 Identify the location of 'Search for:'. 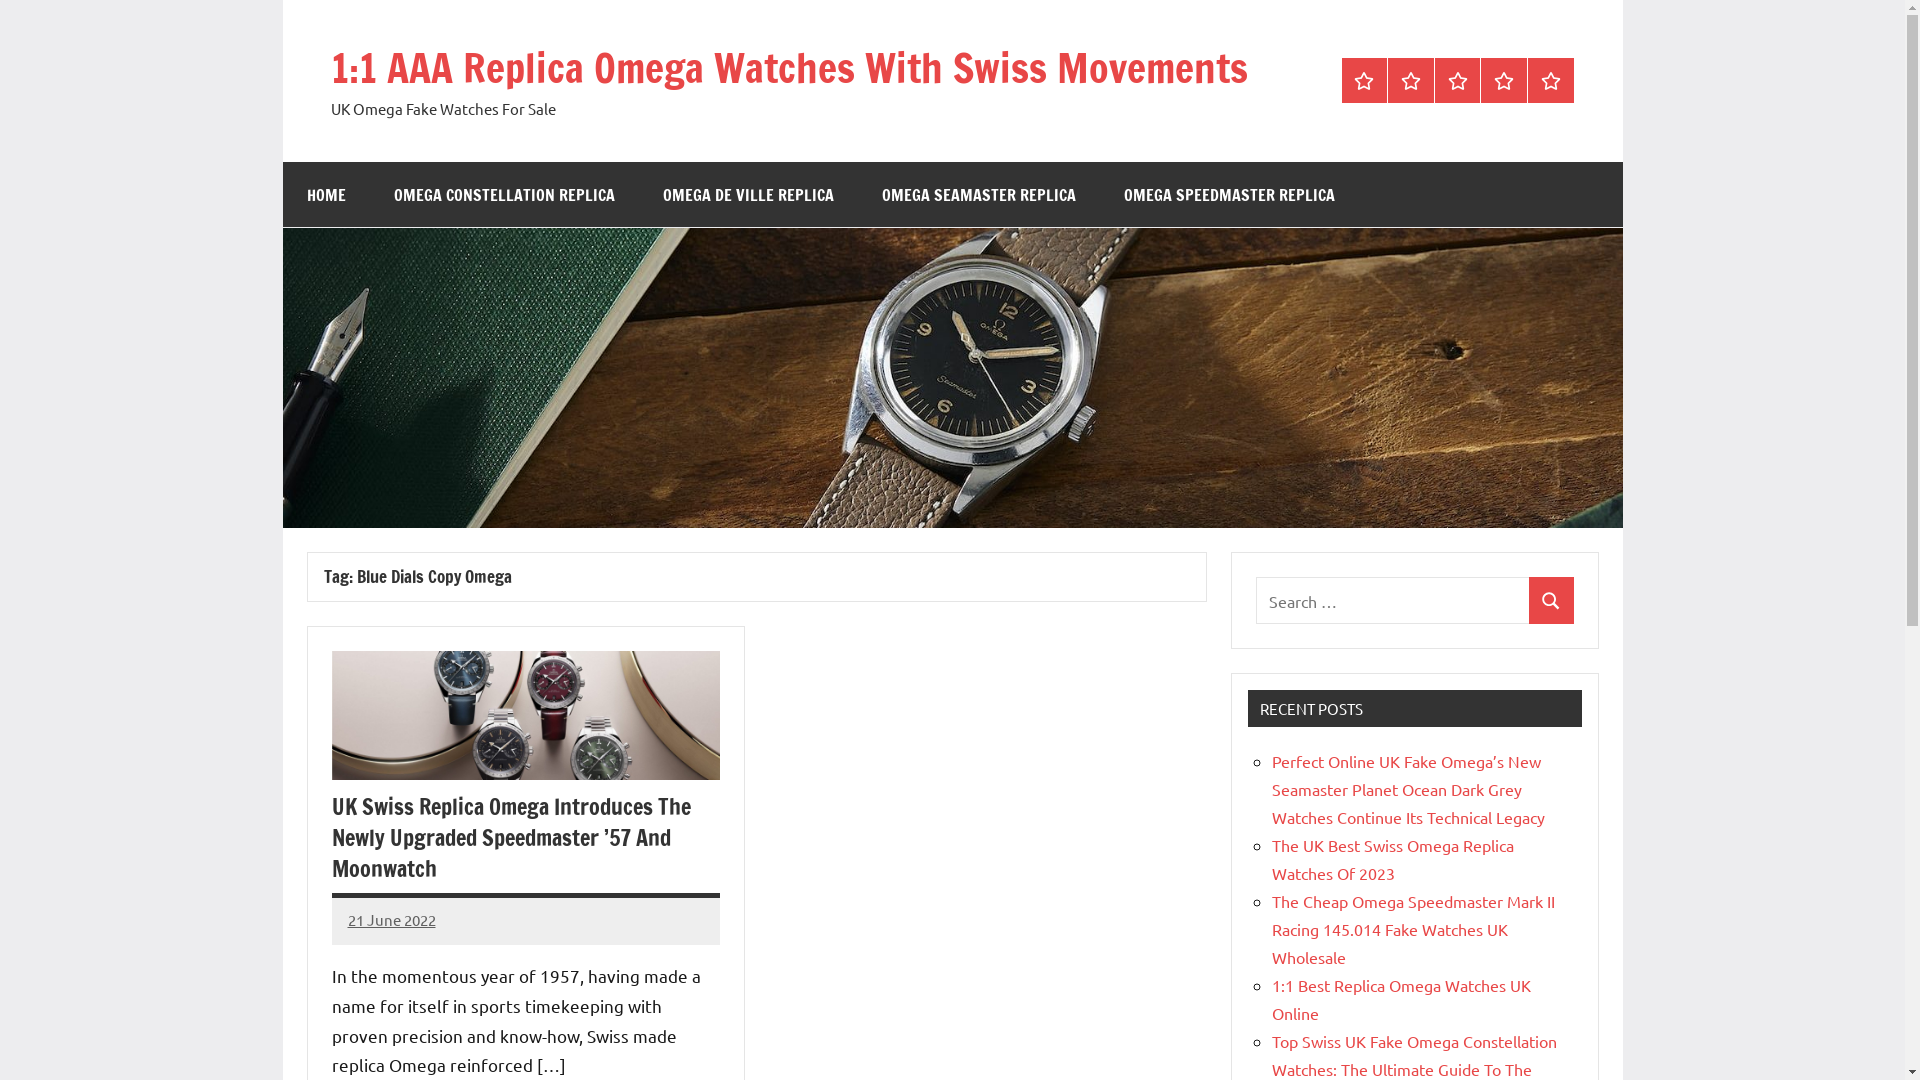
(1255, 599).